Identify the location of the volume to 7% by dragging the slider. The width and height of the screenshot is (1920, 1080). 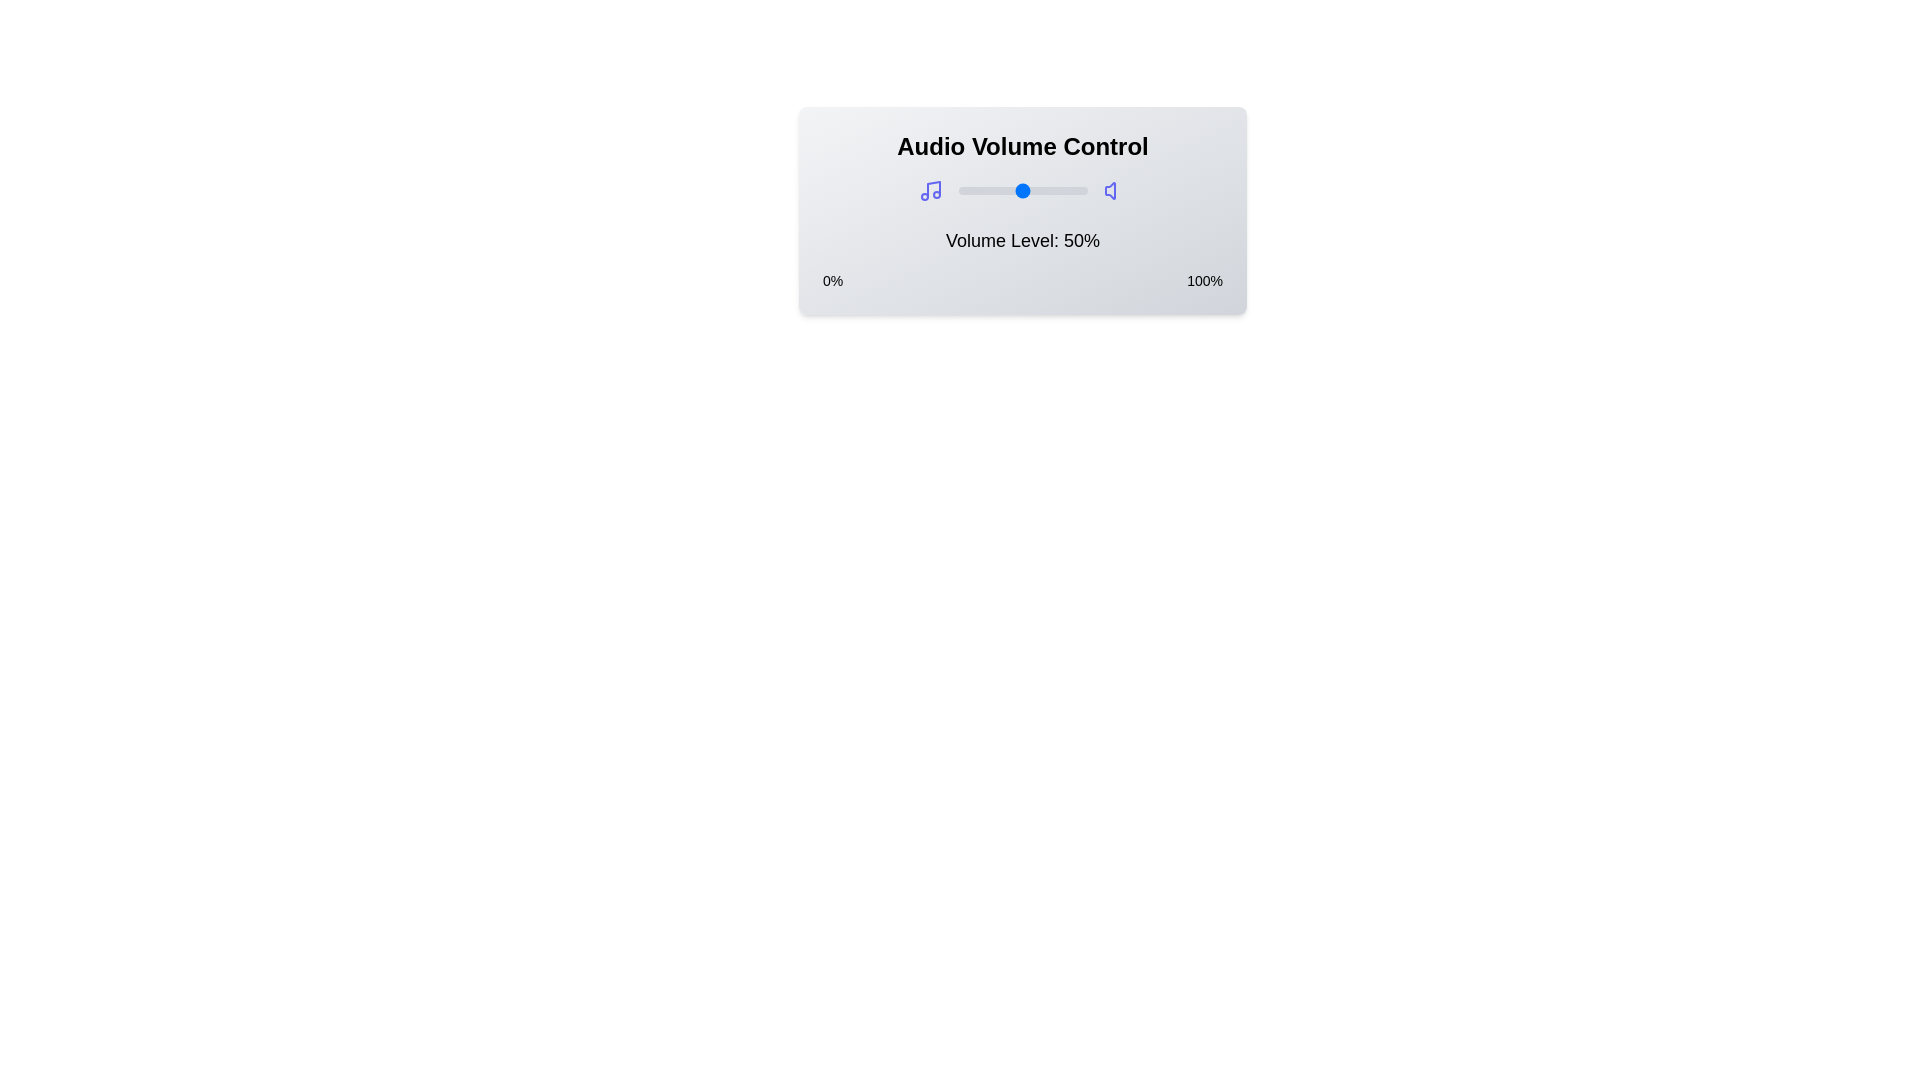
(967, 191).